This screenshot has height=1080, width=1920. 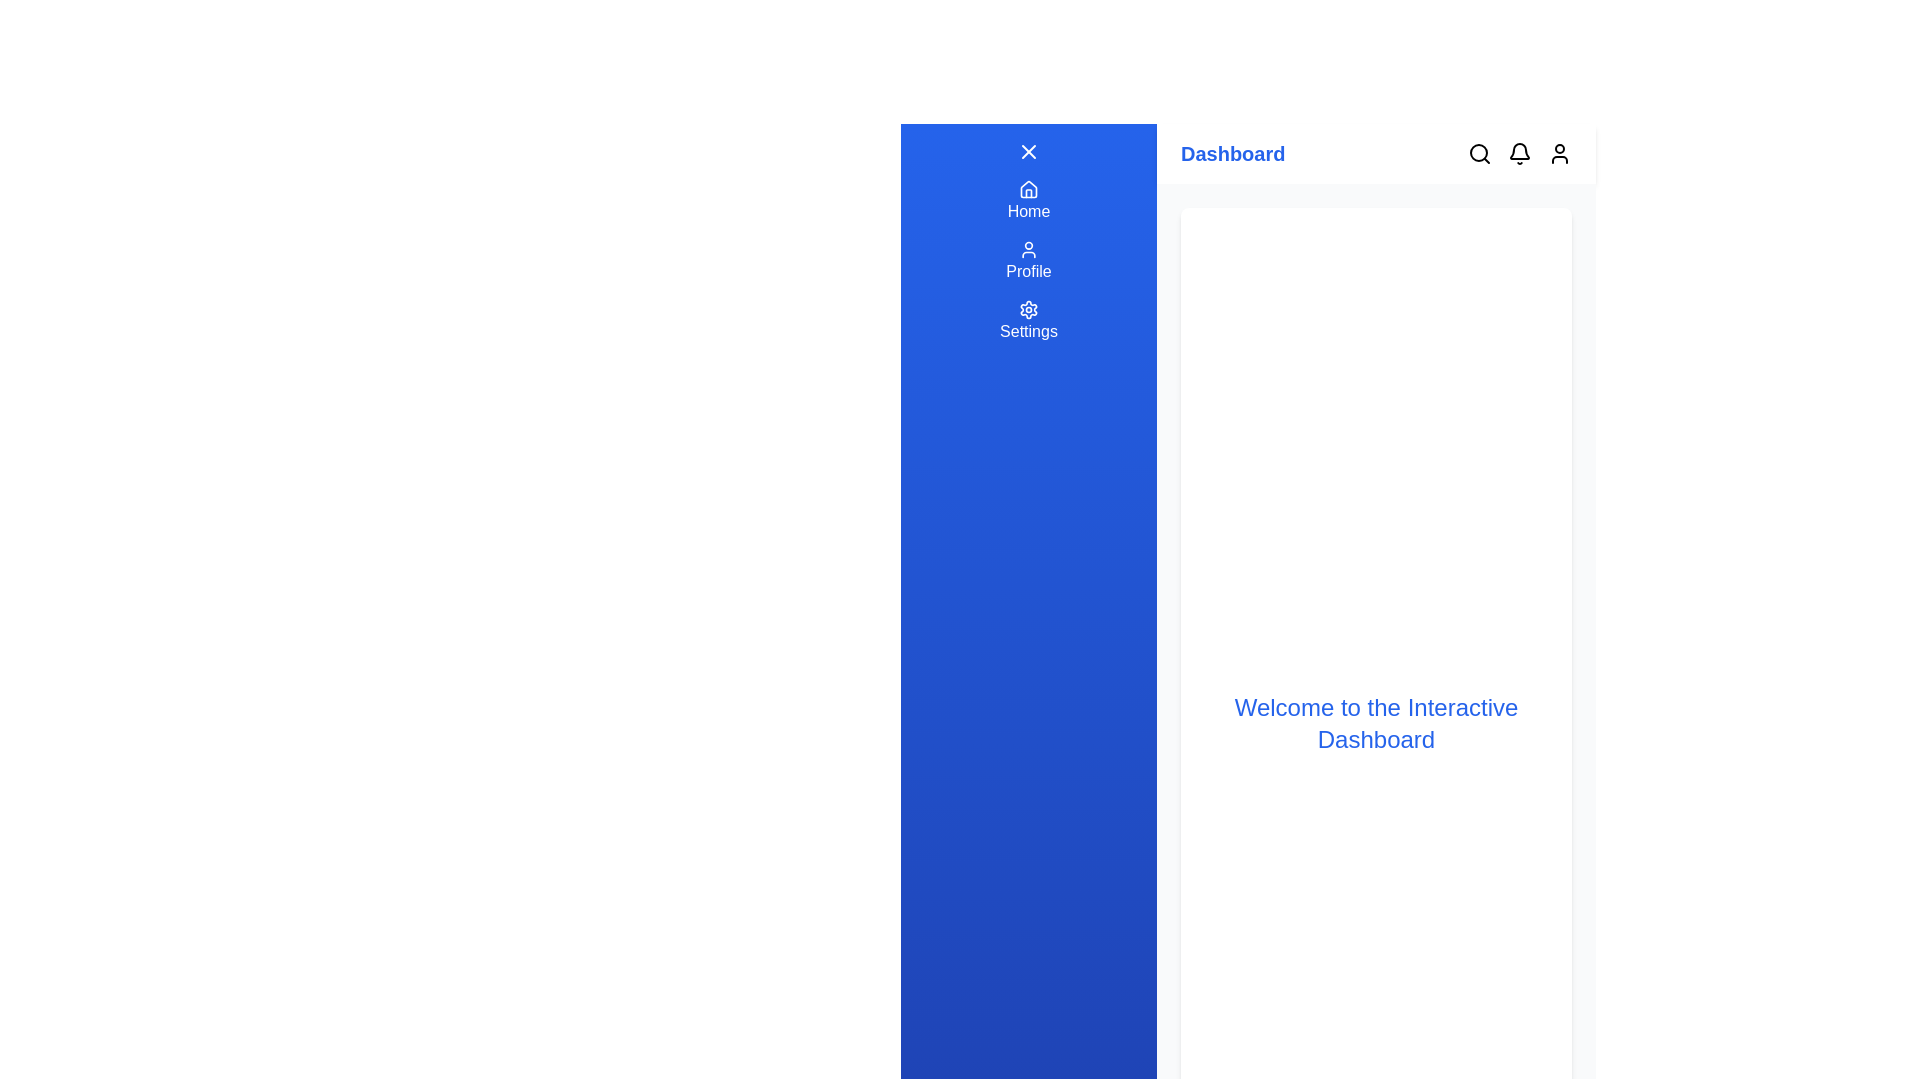 I want to click on the Notification Icon (bell), so click(x=1520, y=153).